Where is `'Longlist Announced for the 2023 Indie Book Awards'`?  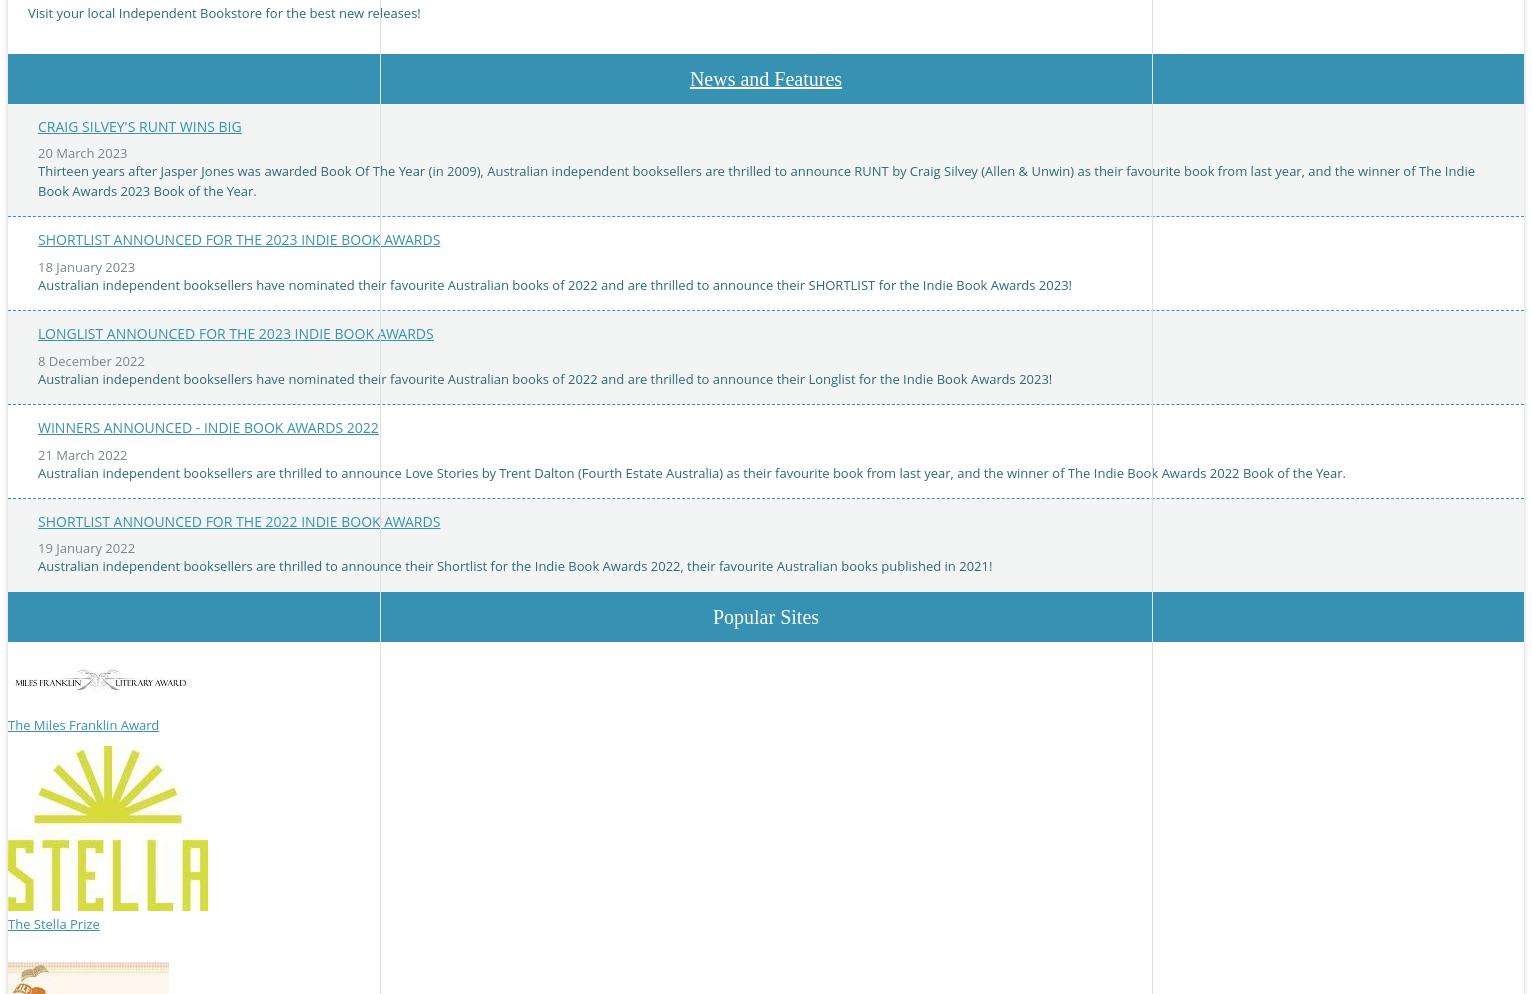
'Longlist Announced for the 2023 Indie Book Awards' is located at coordinates (235, 332).